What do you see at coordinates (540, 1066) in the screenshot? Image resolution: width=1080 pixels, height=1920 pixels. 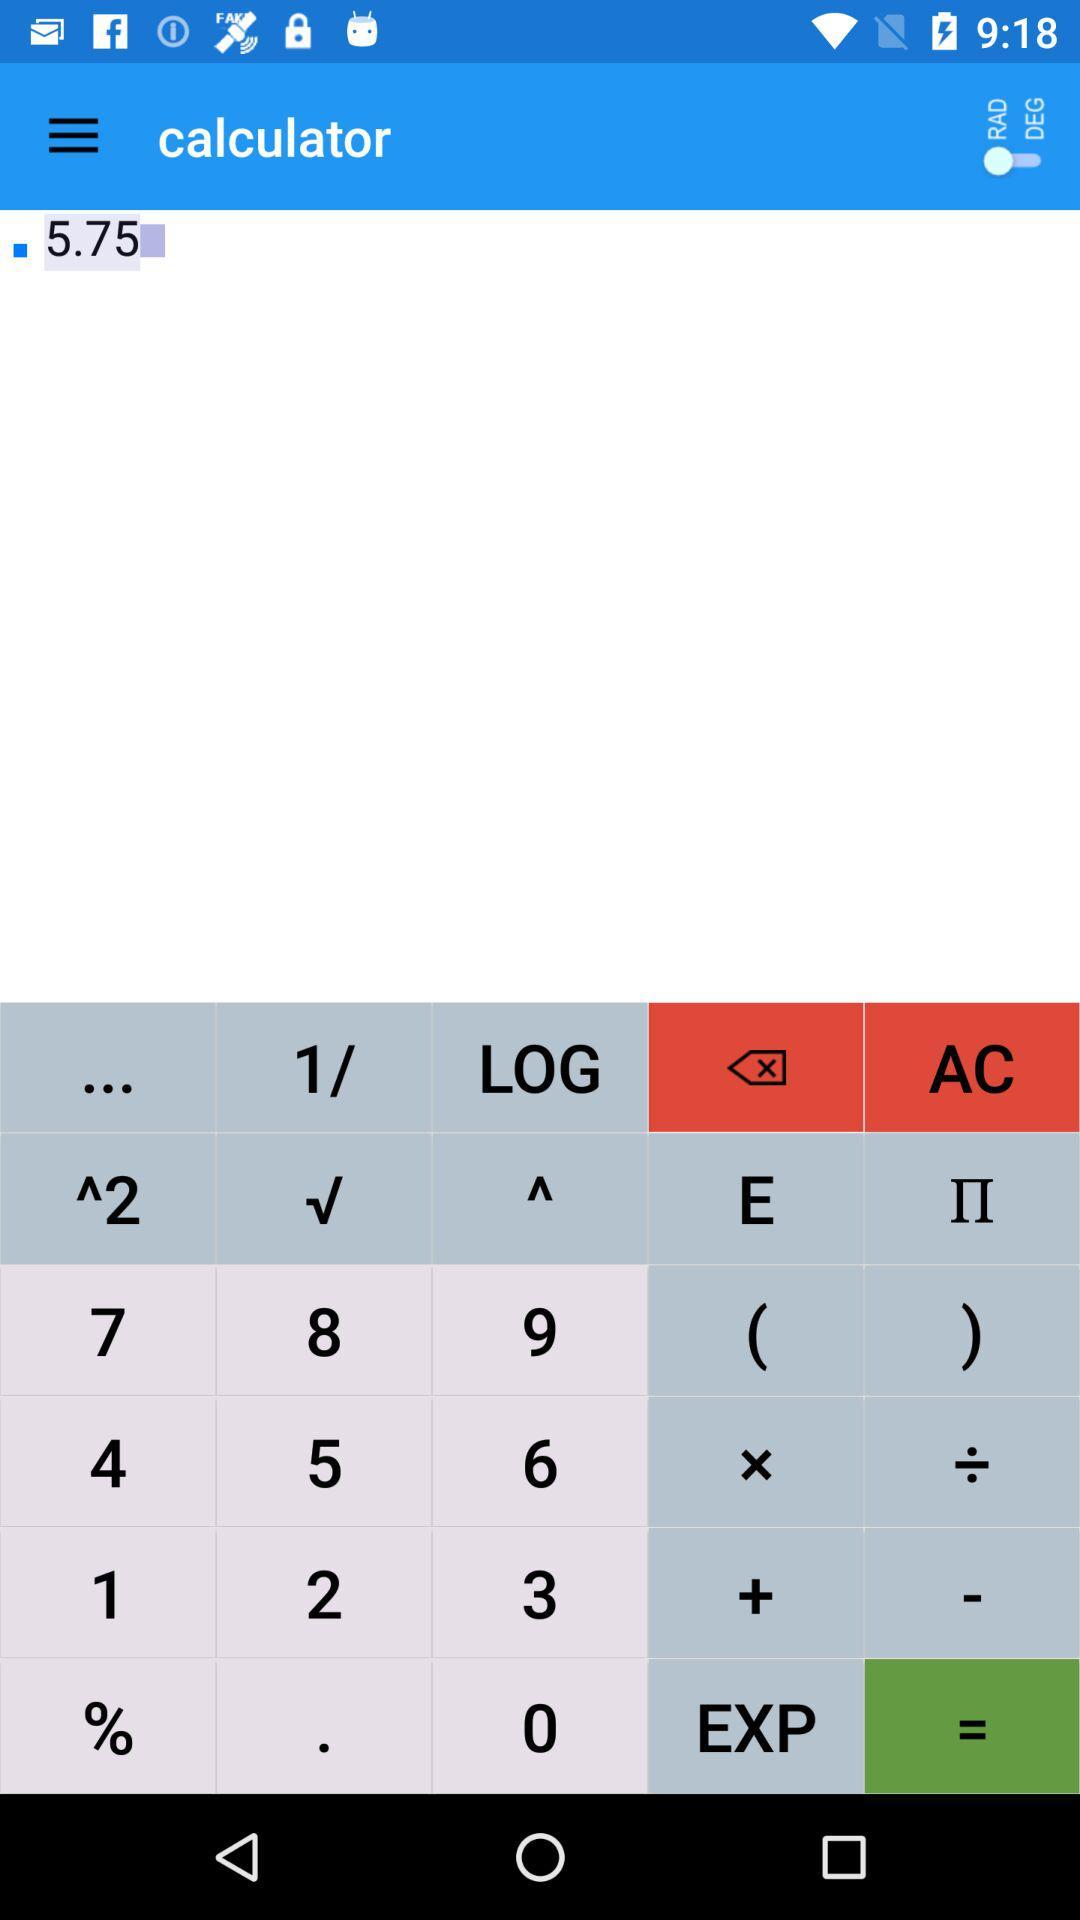 I see `the log` at bounding box center [540, 1066].